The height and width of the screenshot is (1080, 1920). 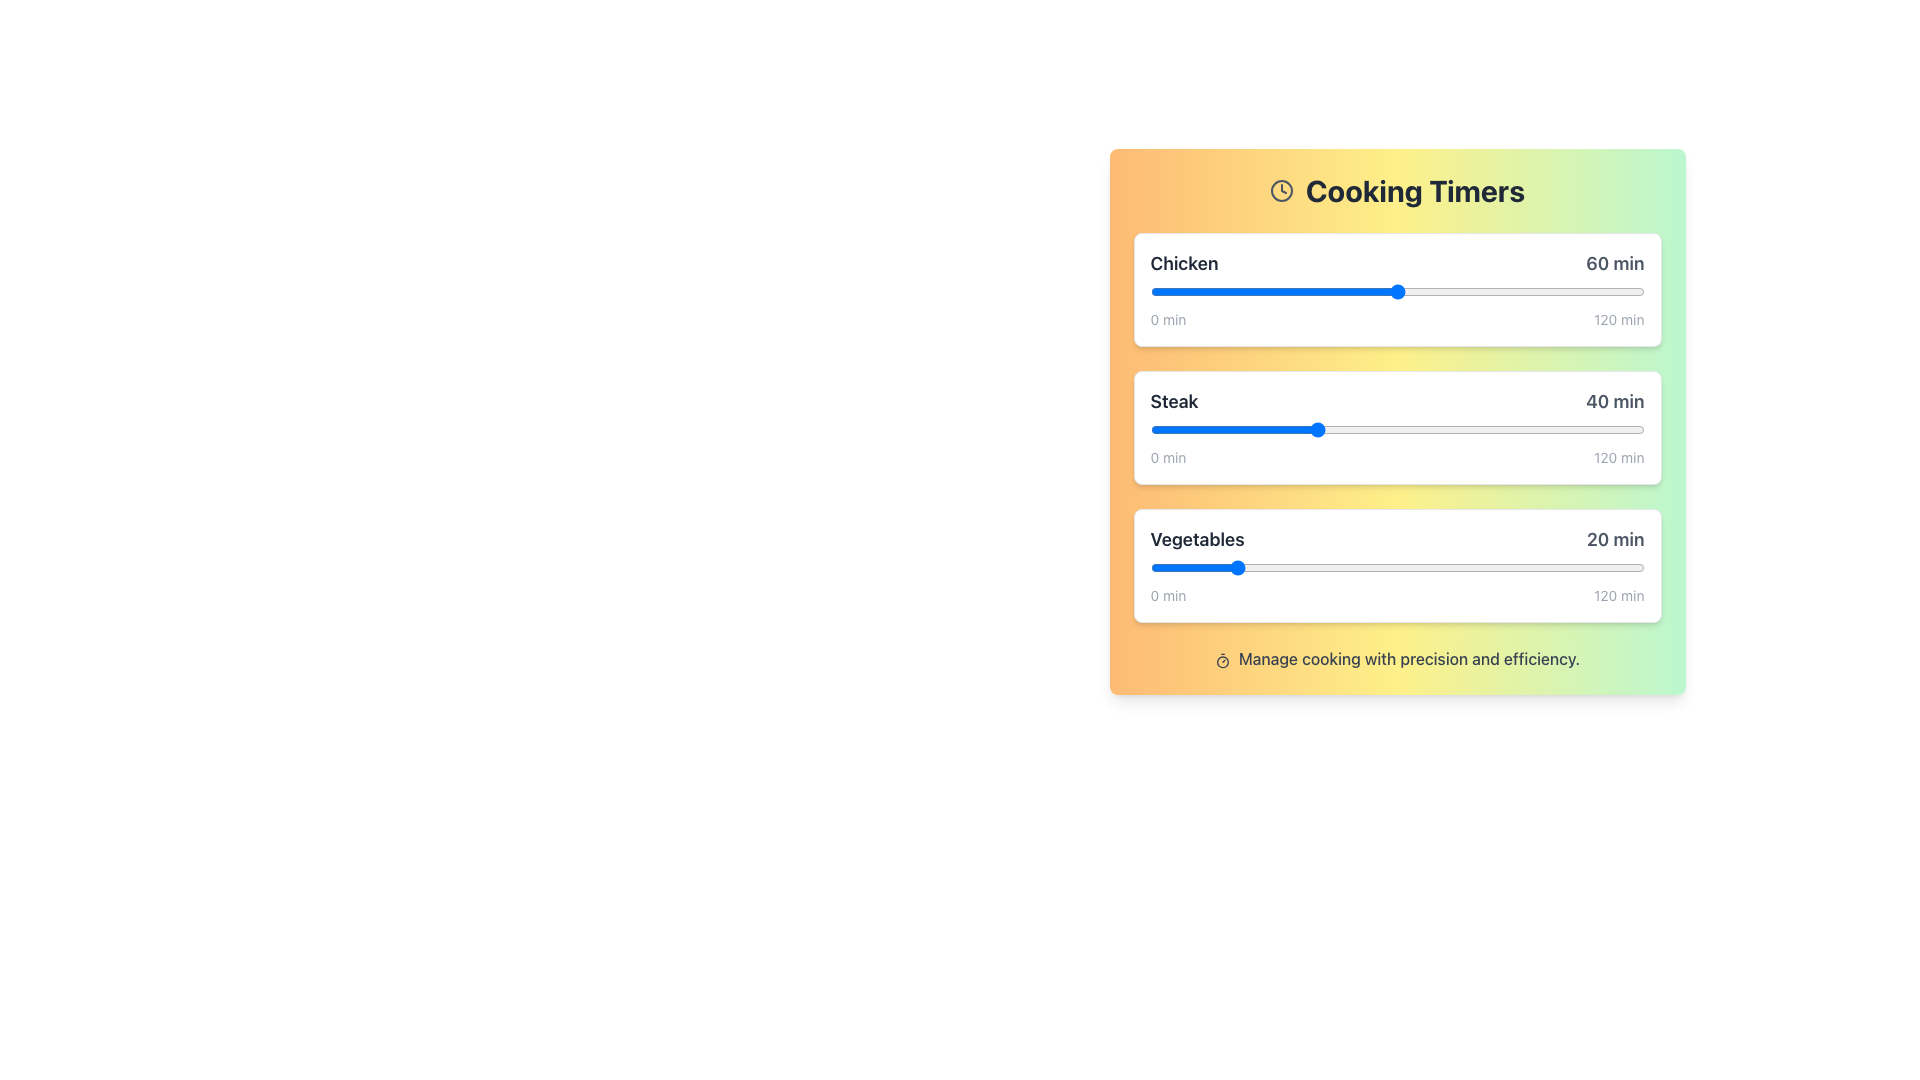 What do you see at coordinates (1396, 595) in the screenshot?
I see `'minimum and maximum values' label in the 'Vegetables' section of the 'Cooking Timers' interface to view its properties` at bounding box center [1396, 595].